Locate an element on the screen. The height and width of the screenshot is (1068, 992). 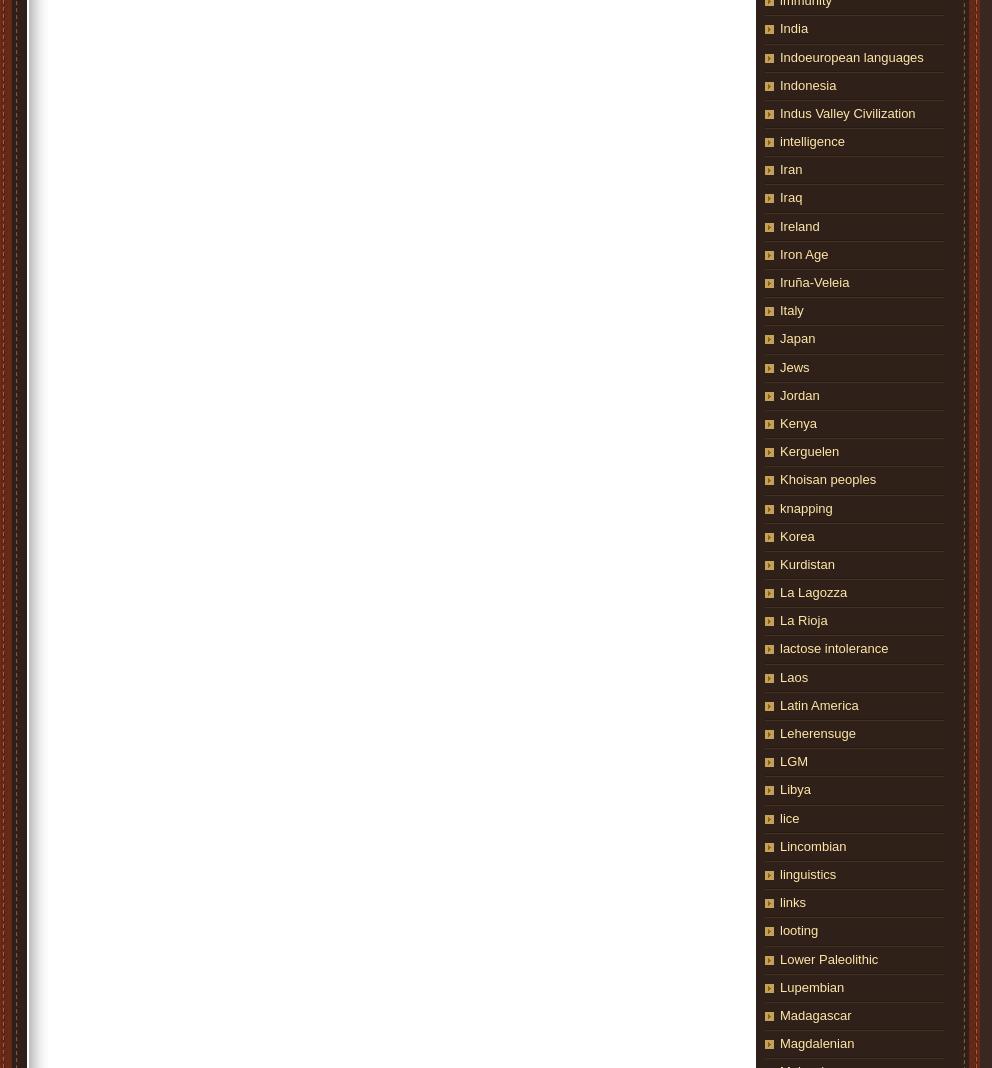
'linguistics' is located at coordinates (807, 872).